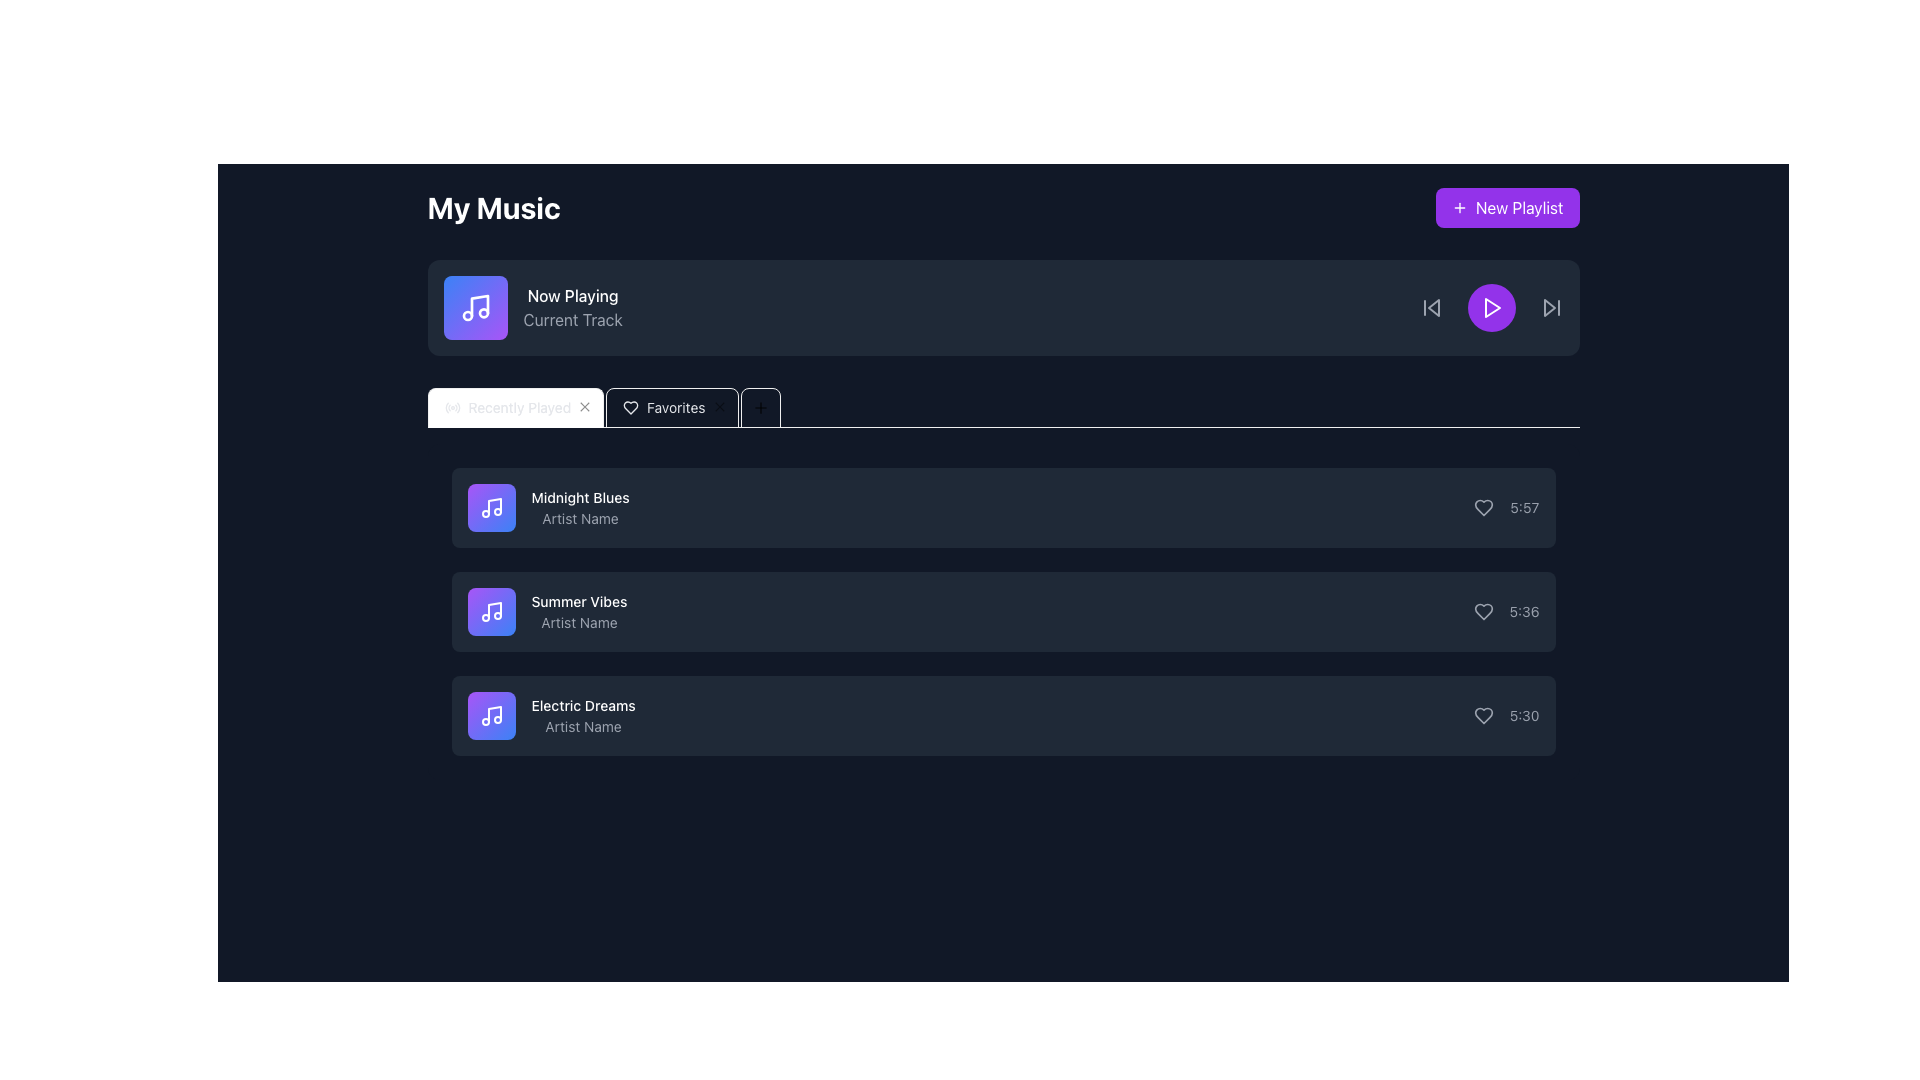  I want to click on the 'Favorites' tab, so click(663, 407).